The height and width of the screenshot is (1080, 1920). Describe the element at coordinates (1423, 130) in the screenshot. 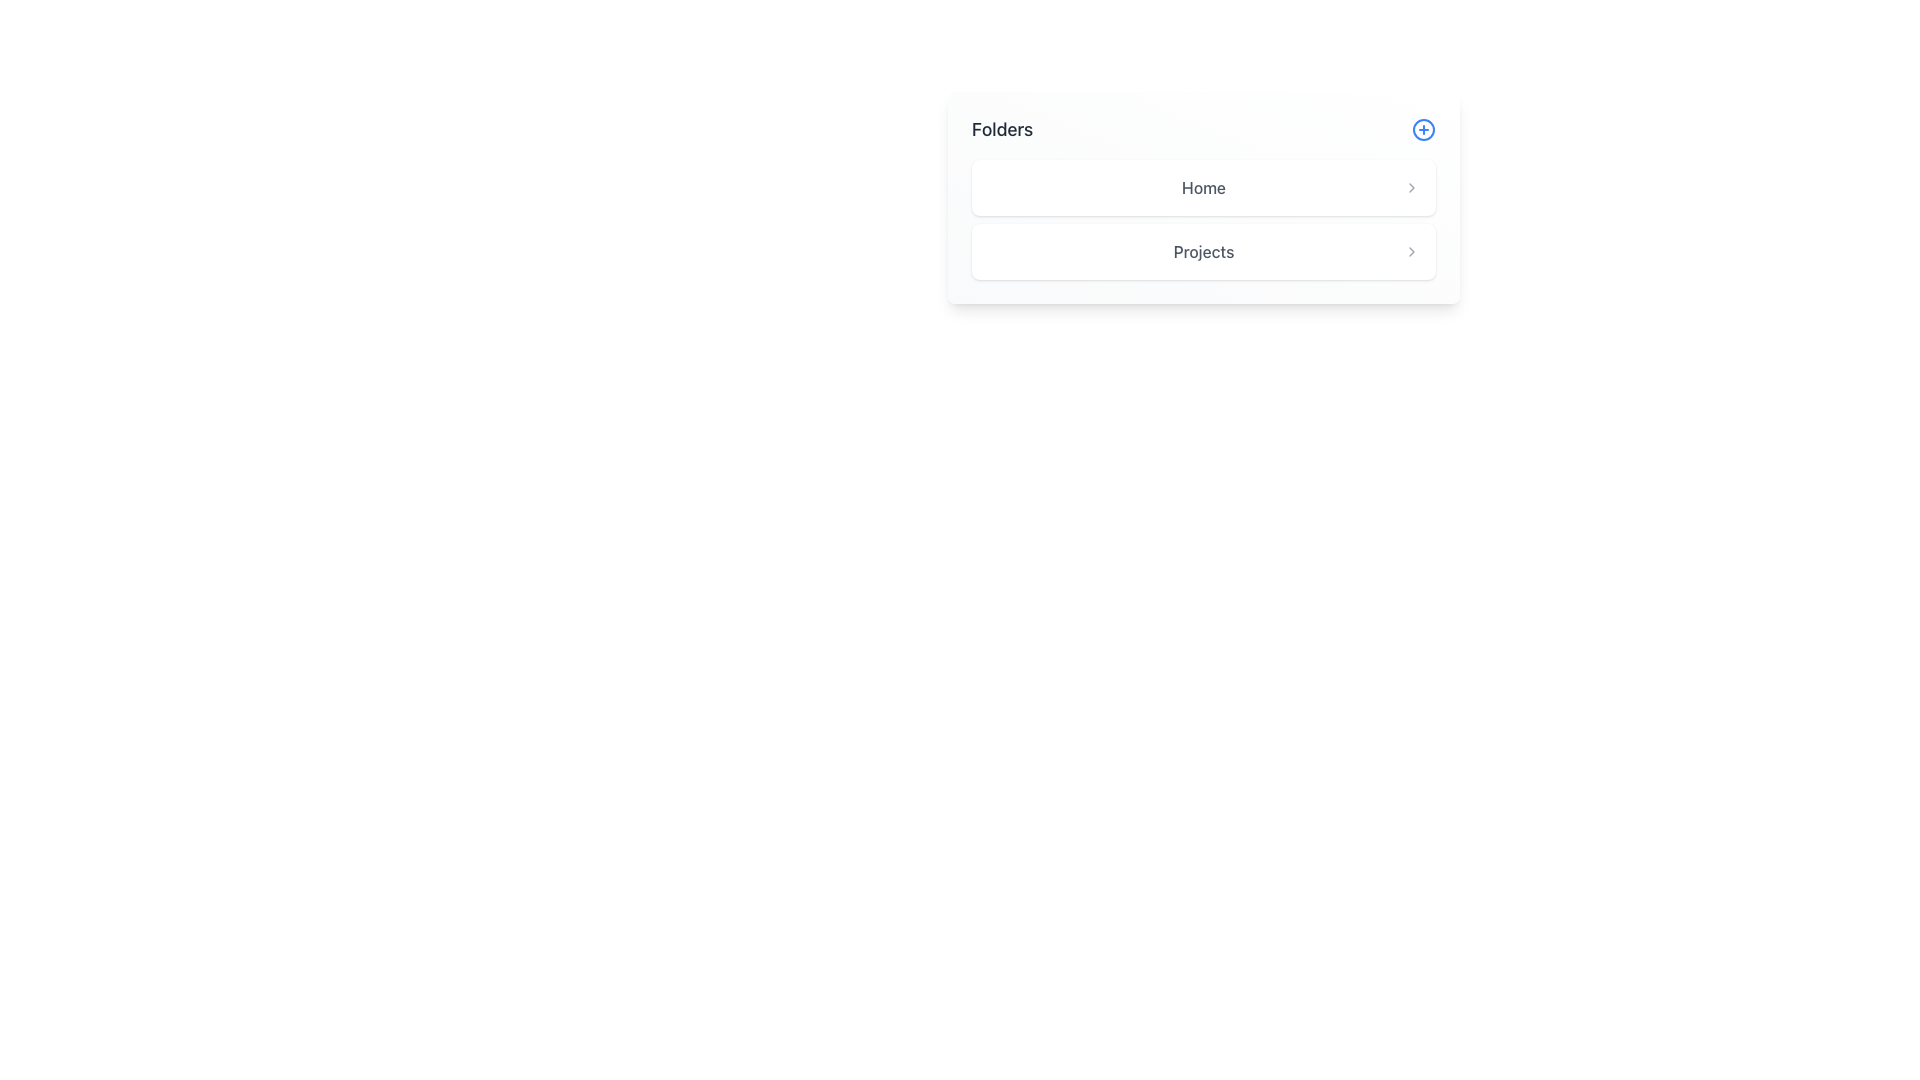

I see `the SVG circle within the button icon located in the upper-right corner of the 'Folders' section, which is part of a combined icon that triggers an action like adding a new folder` at that location.